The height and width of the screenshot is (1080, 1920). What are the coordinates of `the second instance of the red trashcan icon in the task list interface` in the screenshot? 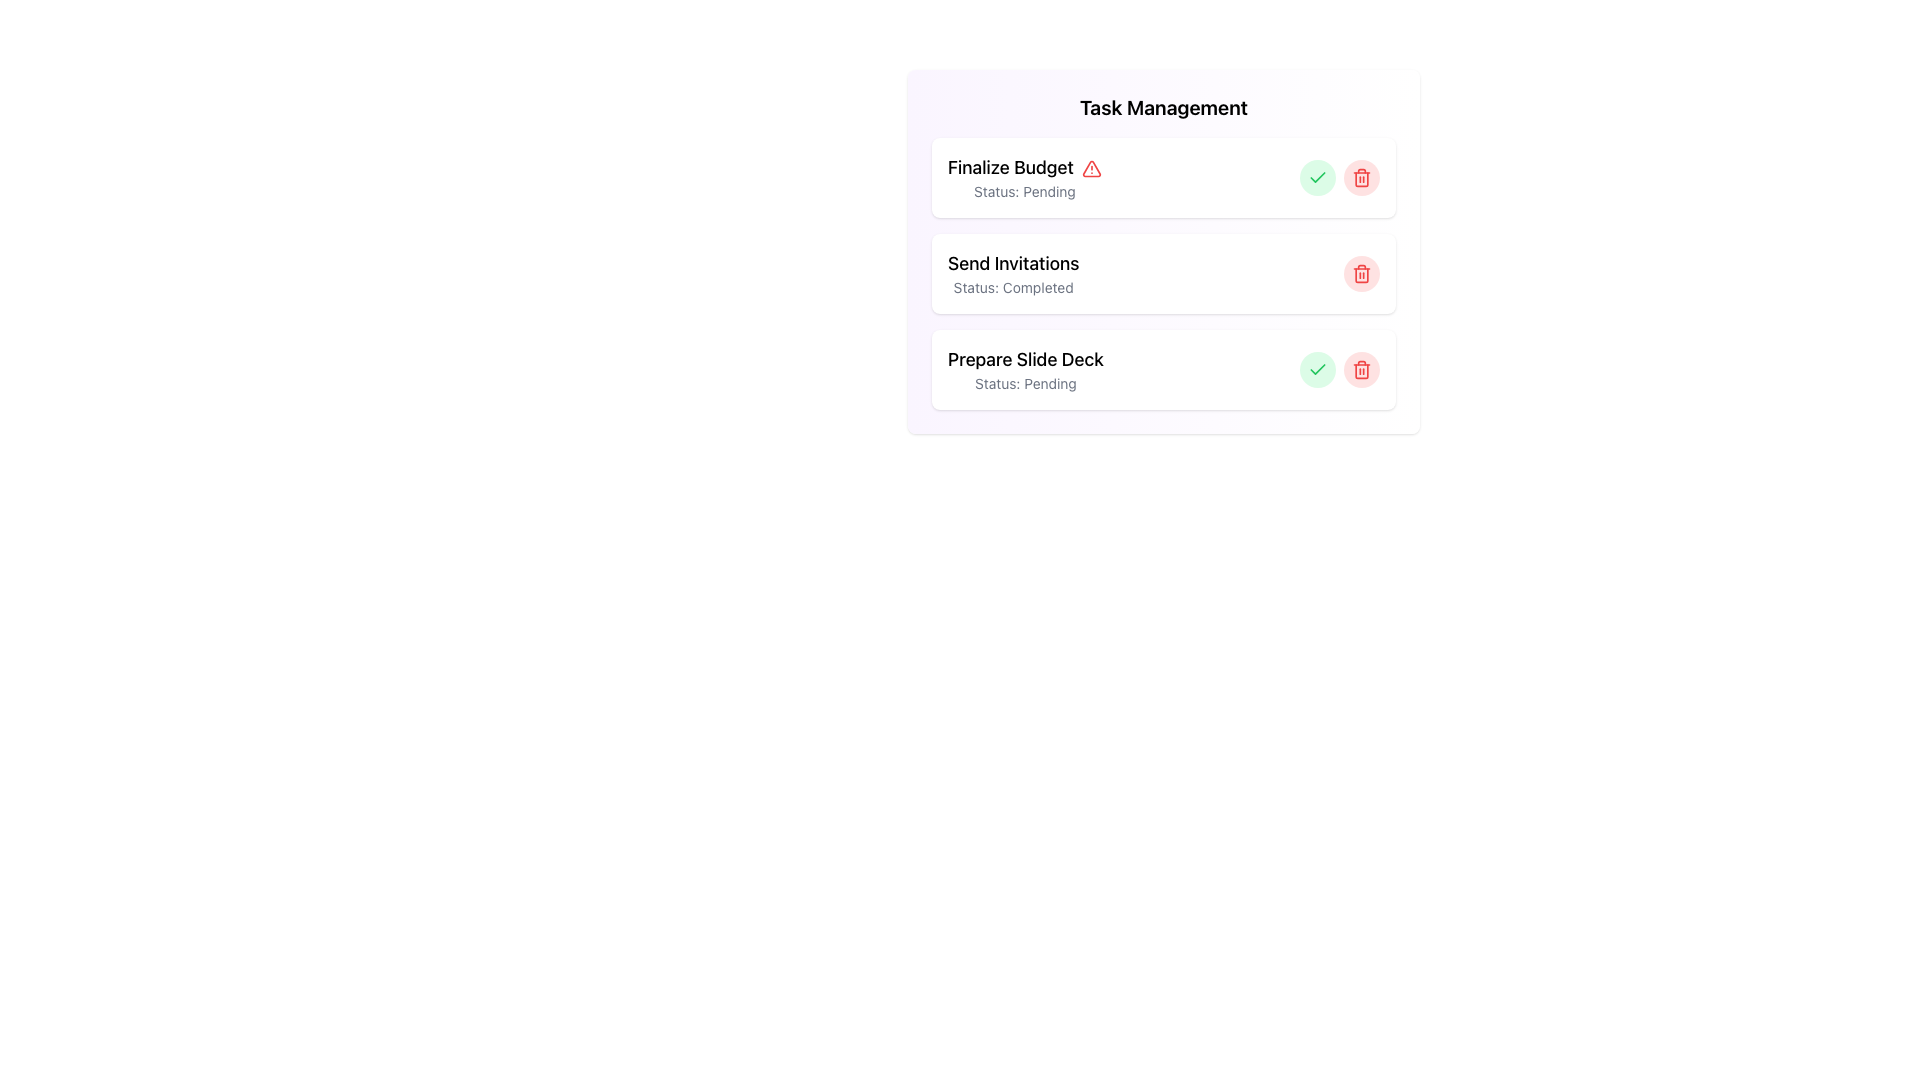 It's located at (1361, 273).